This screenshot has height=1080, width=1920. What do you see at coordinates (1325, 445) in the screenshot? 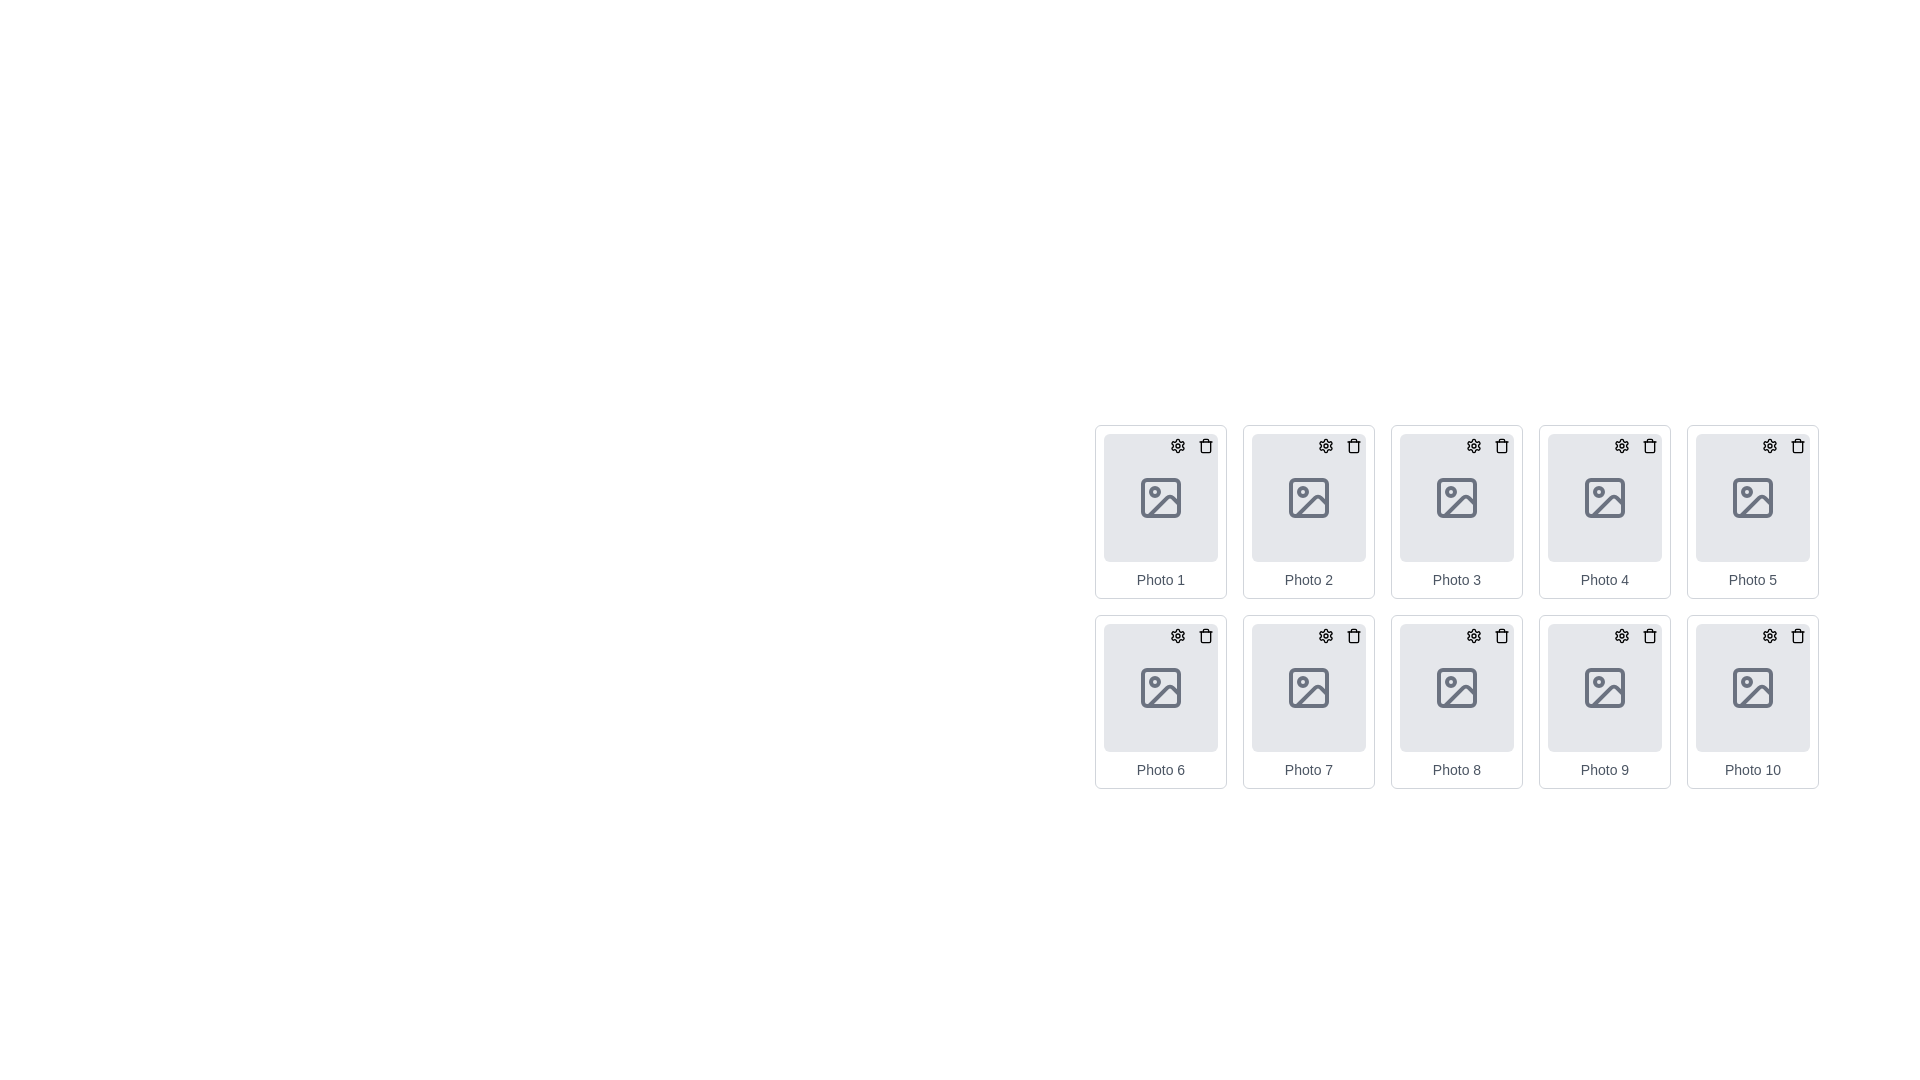
I see `the settings SVG icon located in the second photo thumbnail ('Photo 2') in the top row of the grid layout` at bounding box center [1325, 445].